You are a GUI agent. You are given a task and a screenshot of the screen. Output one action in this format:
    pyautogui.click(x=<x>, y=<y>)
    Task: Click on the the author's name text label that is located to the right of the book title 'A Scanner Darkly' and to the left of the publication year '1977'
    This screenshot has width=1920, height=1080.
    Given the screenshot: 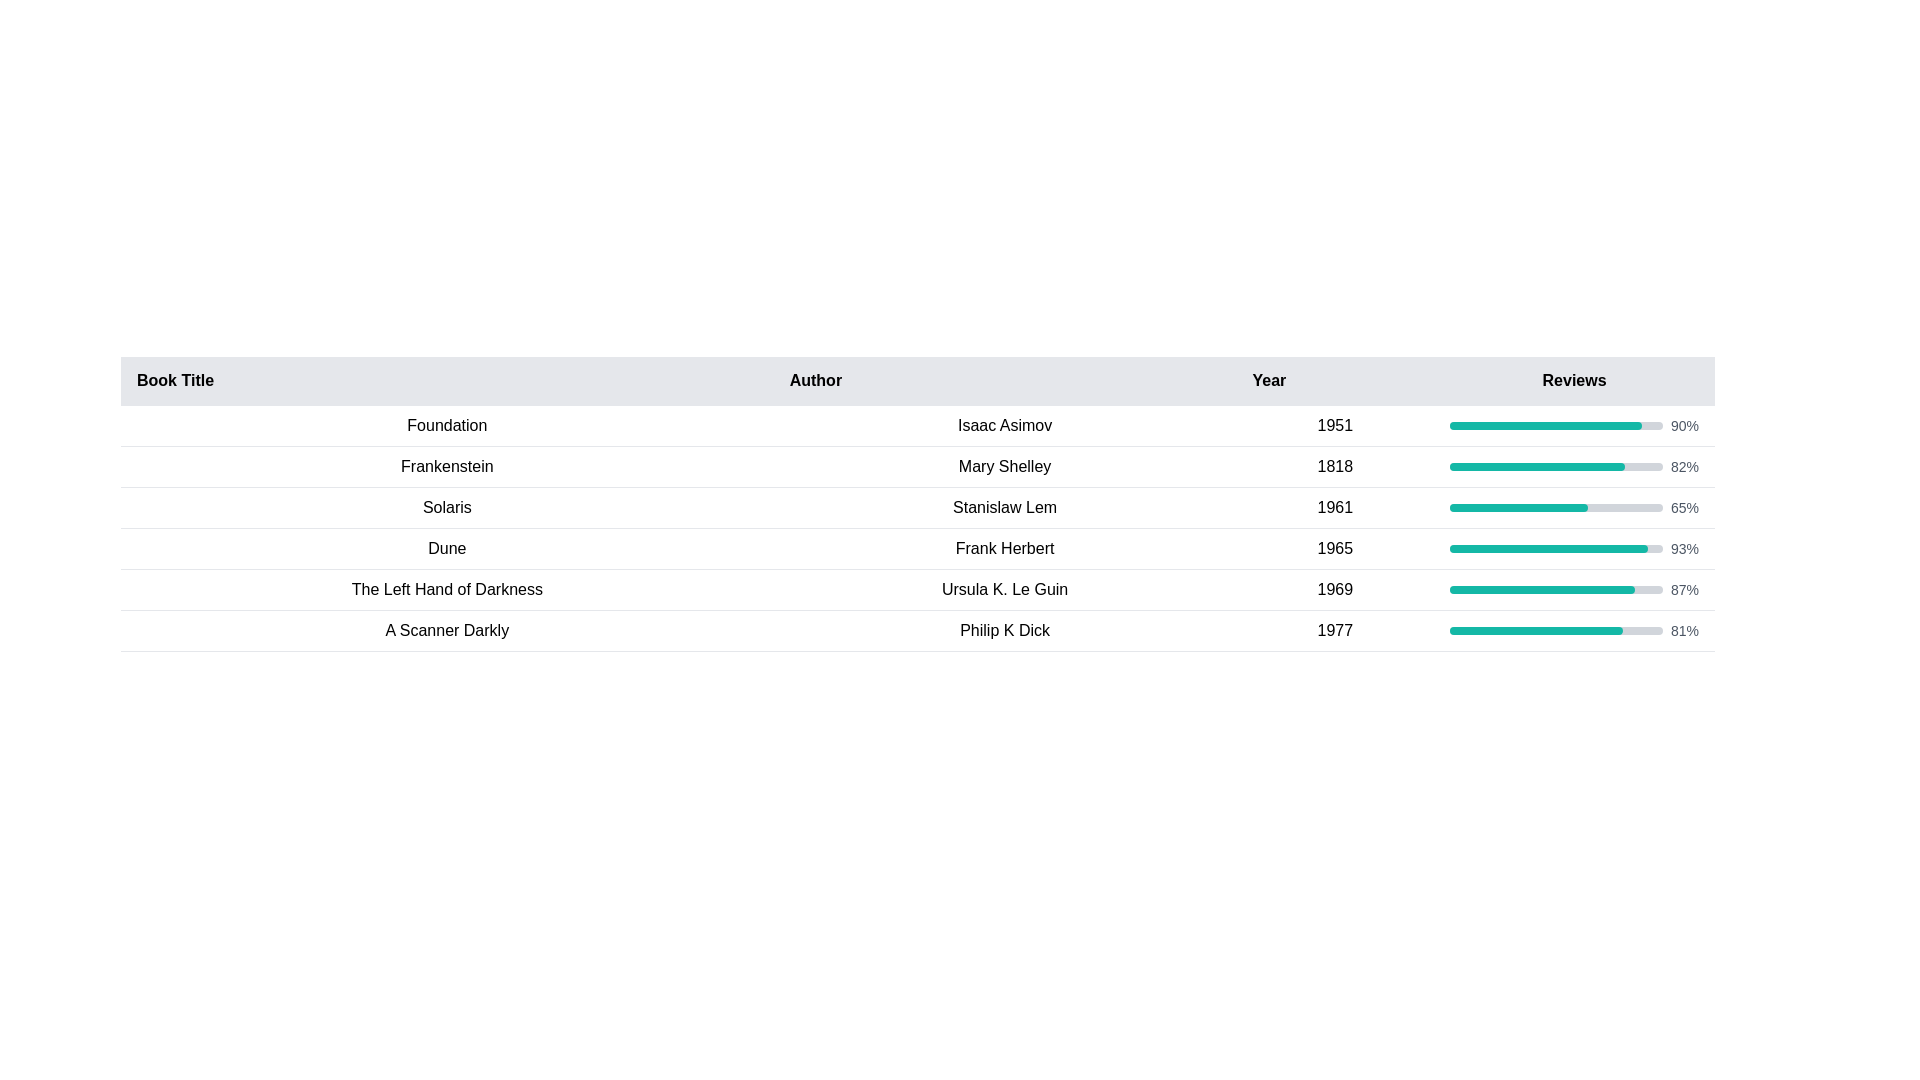 What is the action you would take?
    pyautogui.click(x=1005, y=631)
    